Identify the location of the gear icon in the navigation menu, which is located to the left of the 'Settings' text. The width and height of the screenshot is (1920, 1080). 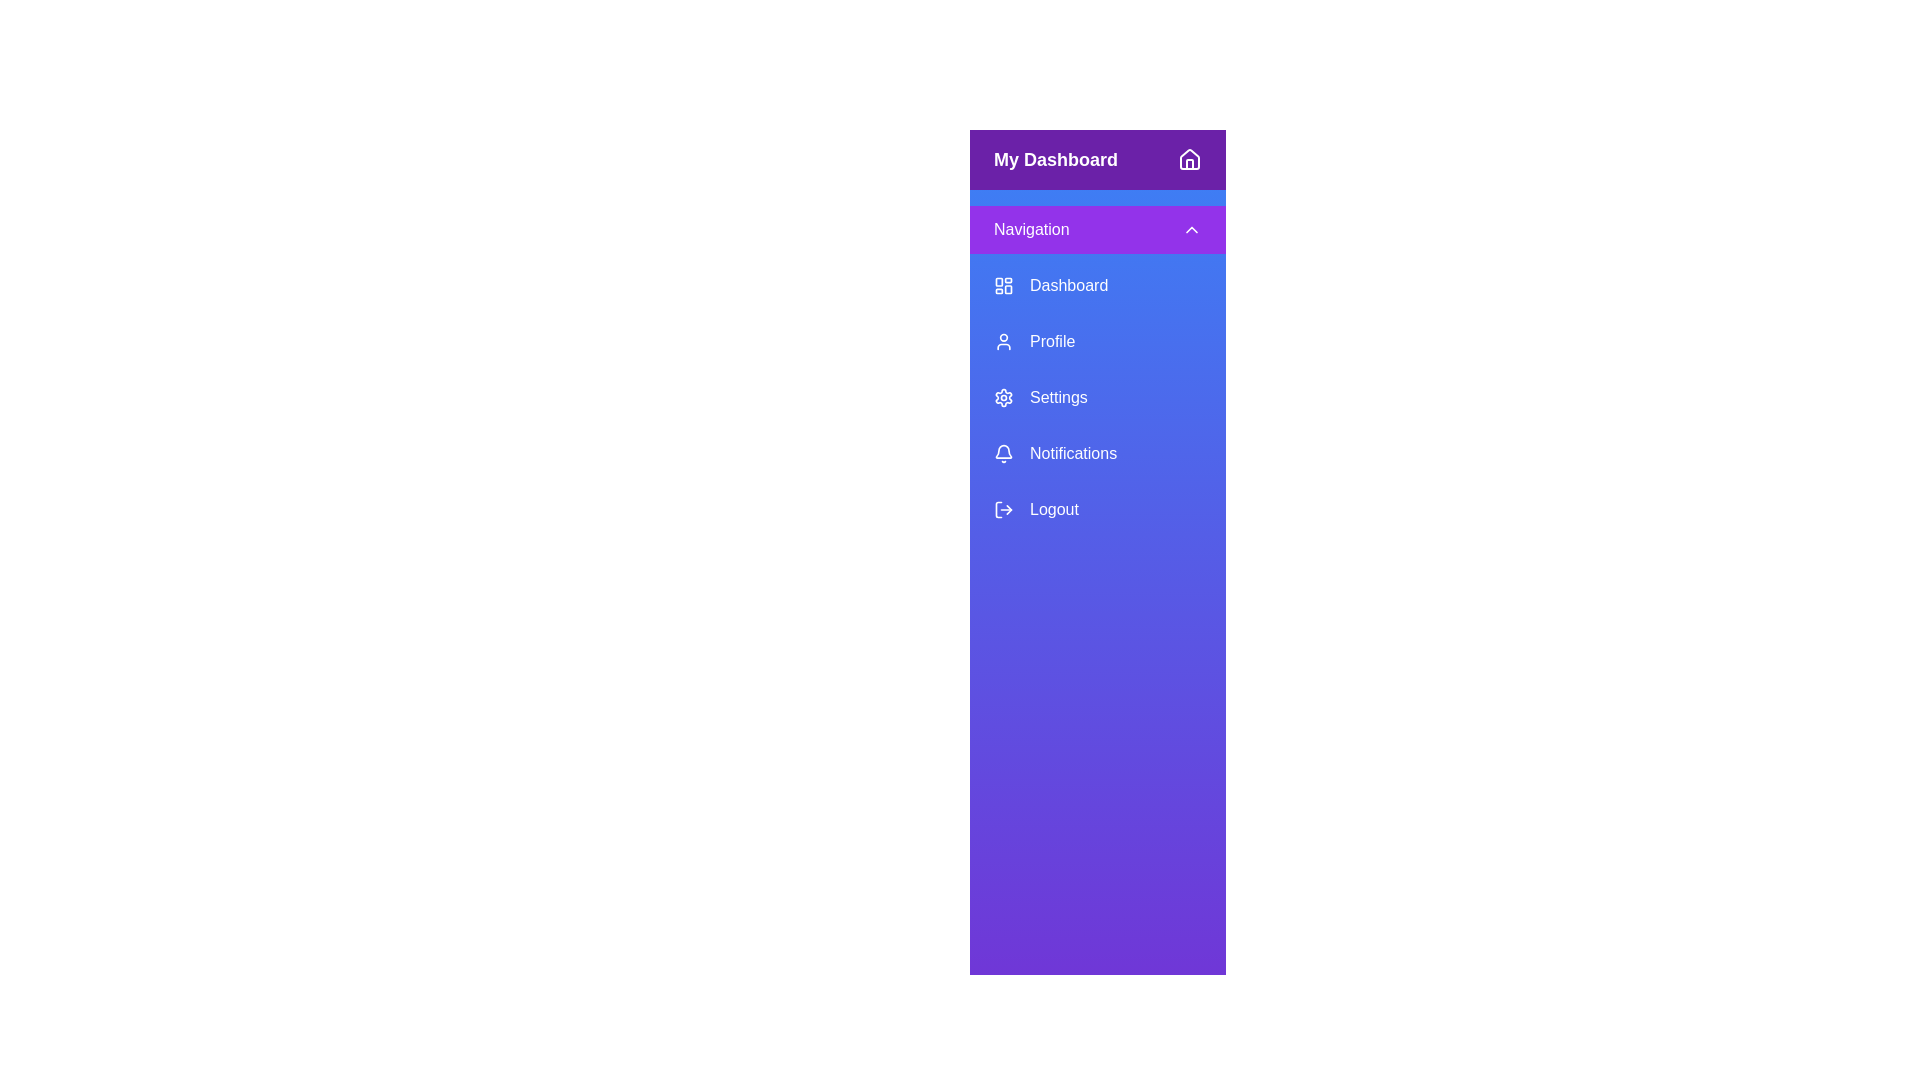
(1003, 397).